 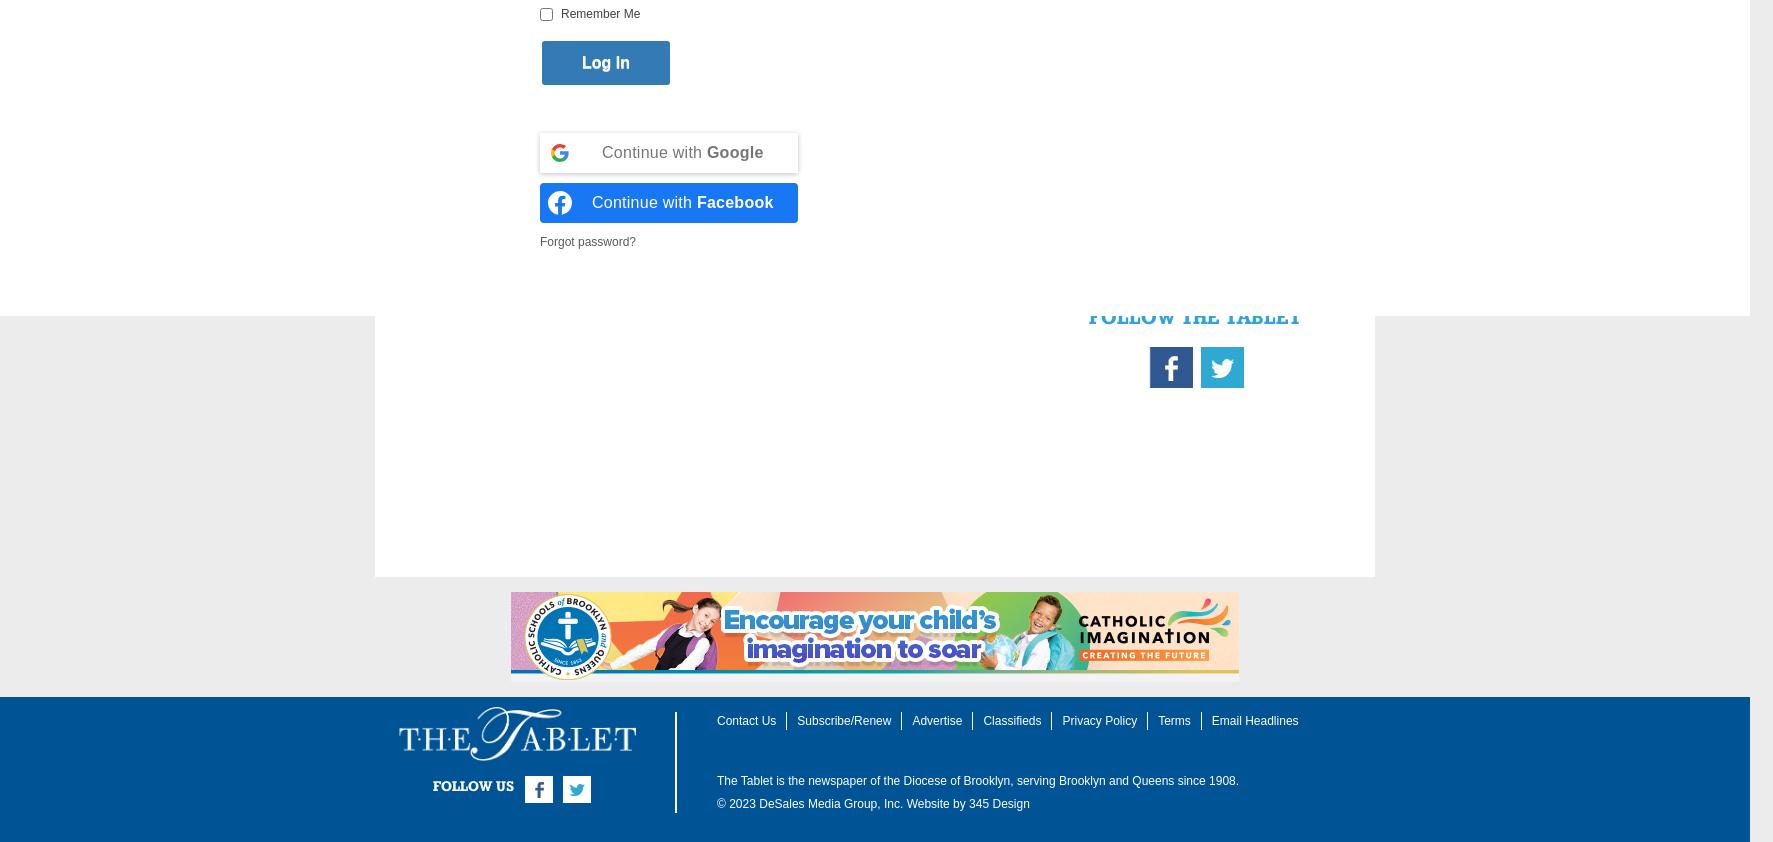 What do you see at coordinates (587, 241) in the screenshot?
I see `'Forgot password?'` at bounding box center [587, 241].